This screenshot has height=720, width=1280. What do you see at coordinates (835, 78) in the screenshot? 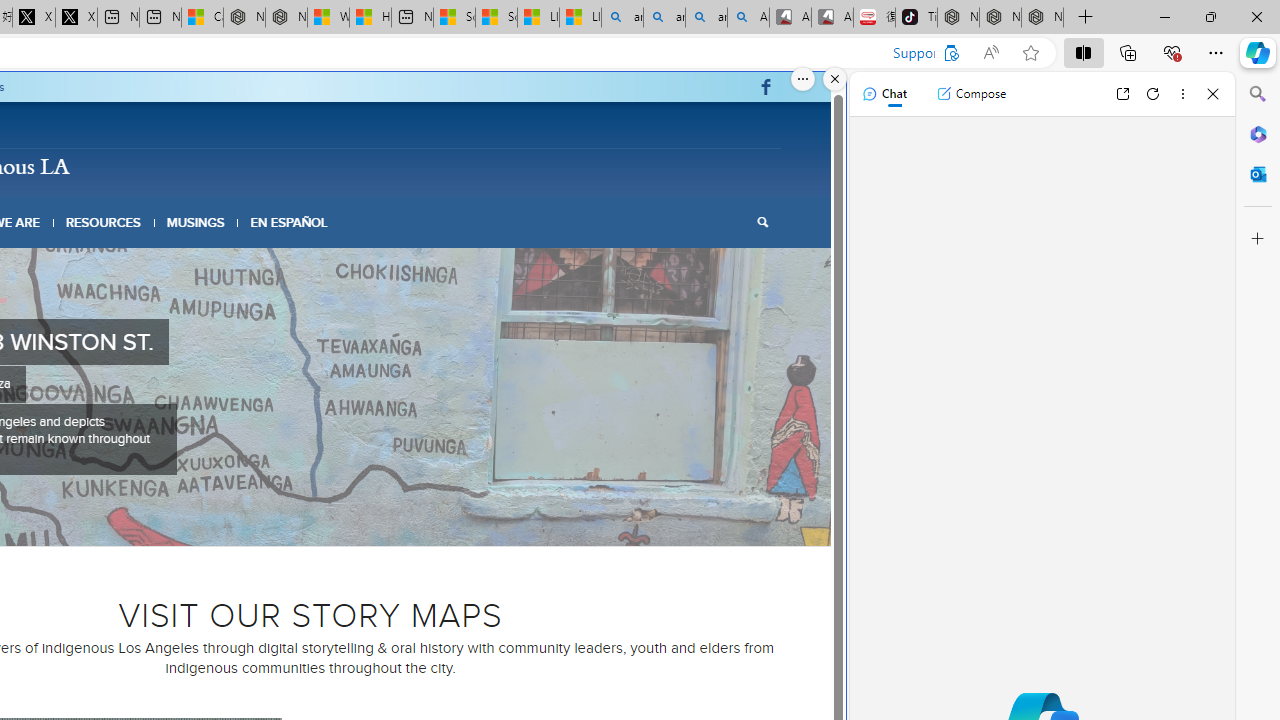
I see `'Close split screen.'` at bounding box center [835, 78].